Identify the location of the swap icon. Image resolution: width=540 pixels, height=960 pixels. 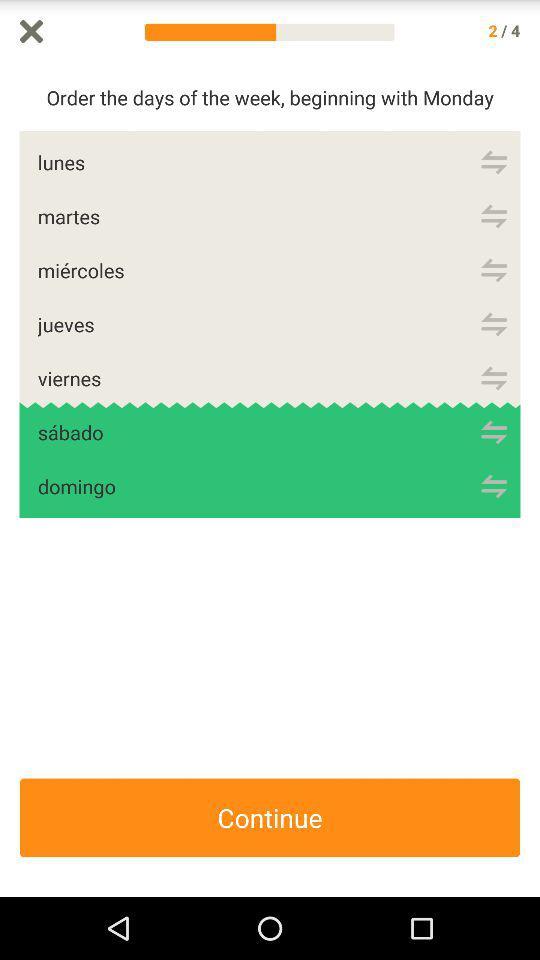
(493, 462).